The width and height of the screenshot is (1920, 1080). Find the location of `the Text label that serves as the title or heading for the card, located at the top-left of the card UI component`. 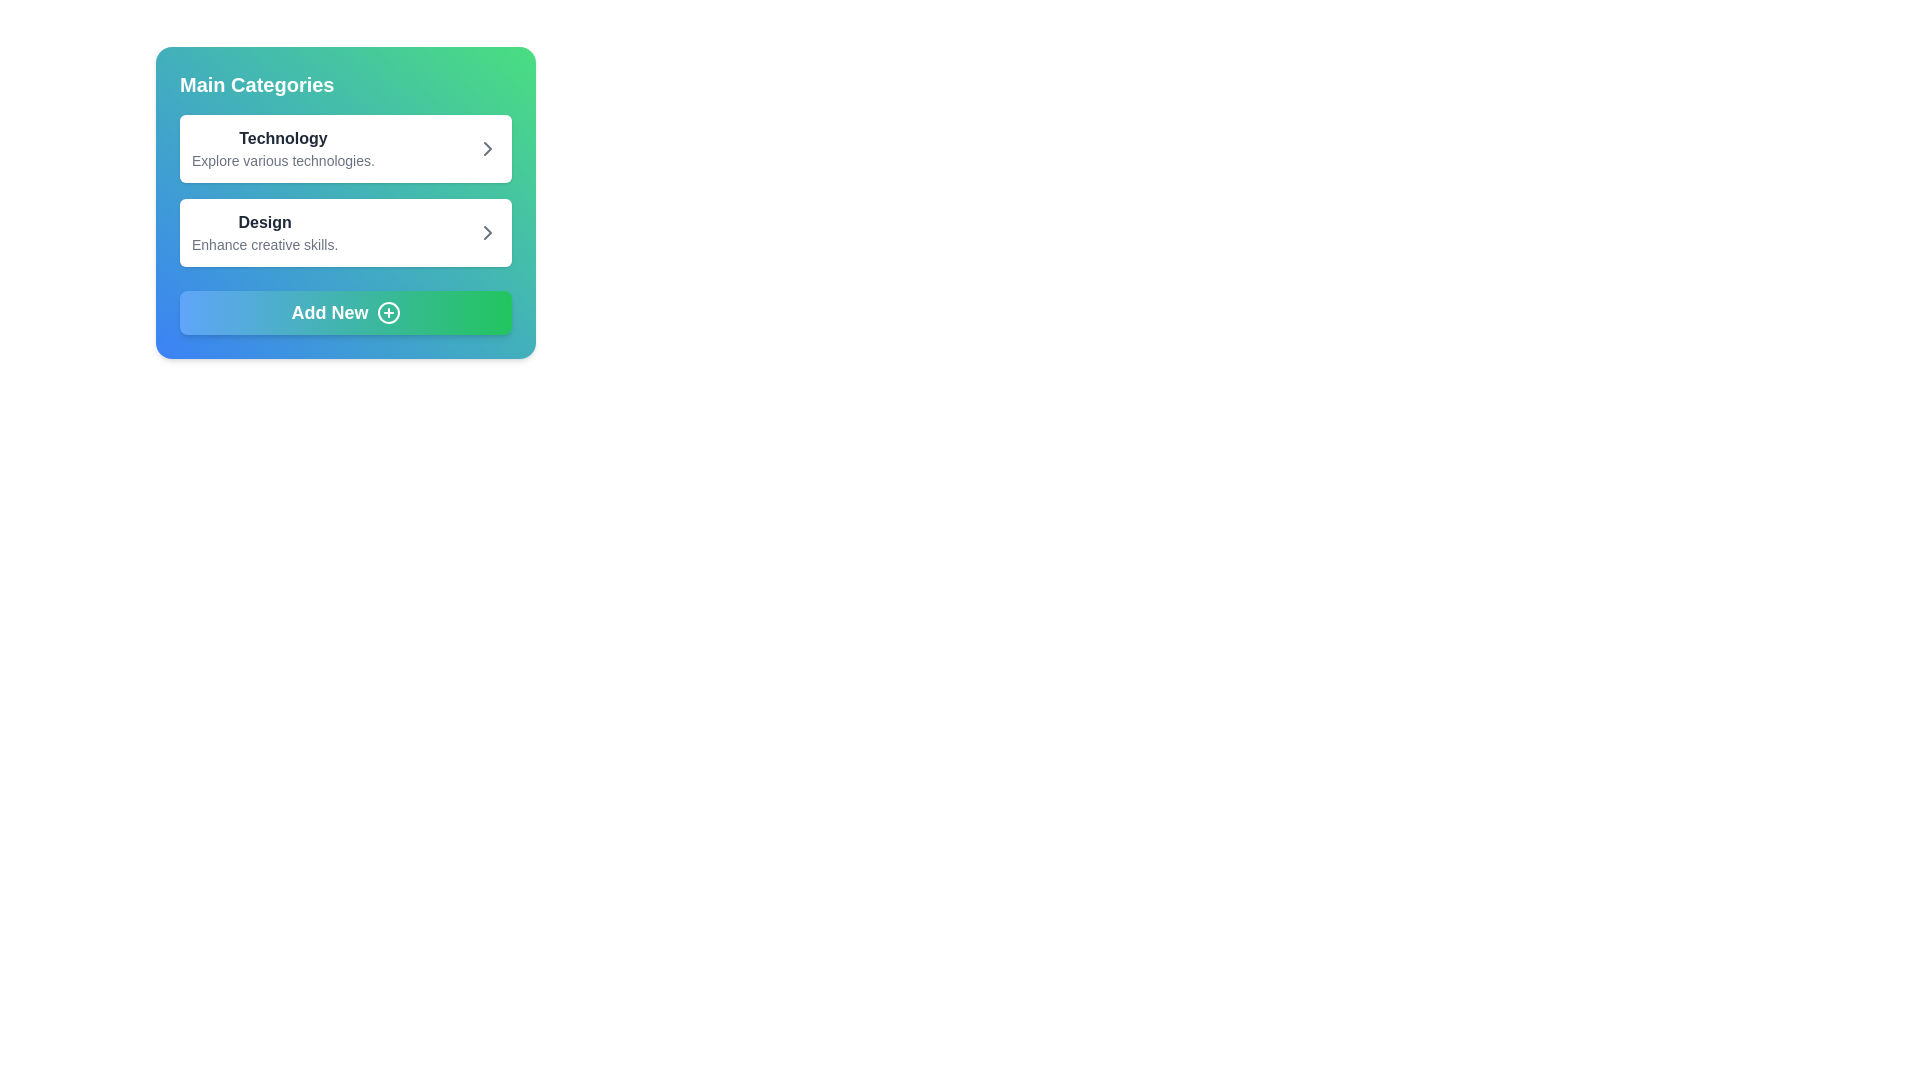

the Text label that serves as the title or heading for the card, located at the top-left of the card UI component is located at coordinates (256, 83).